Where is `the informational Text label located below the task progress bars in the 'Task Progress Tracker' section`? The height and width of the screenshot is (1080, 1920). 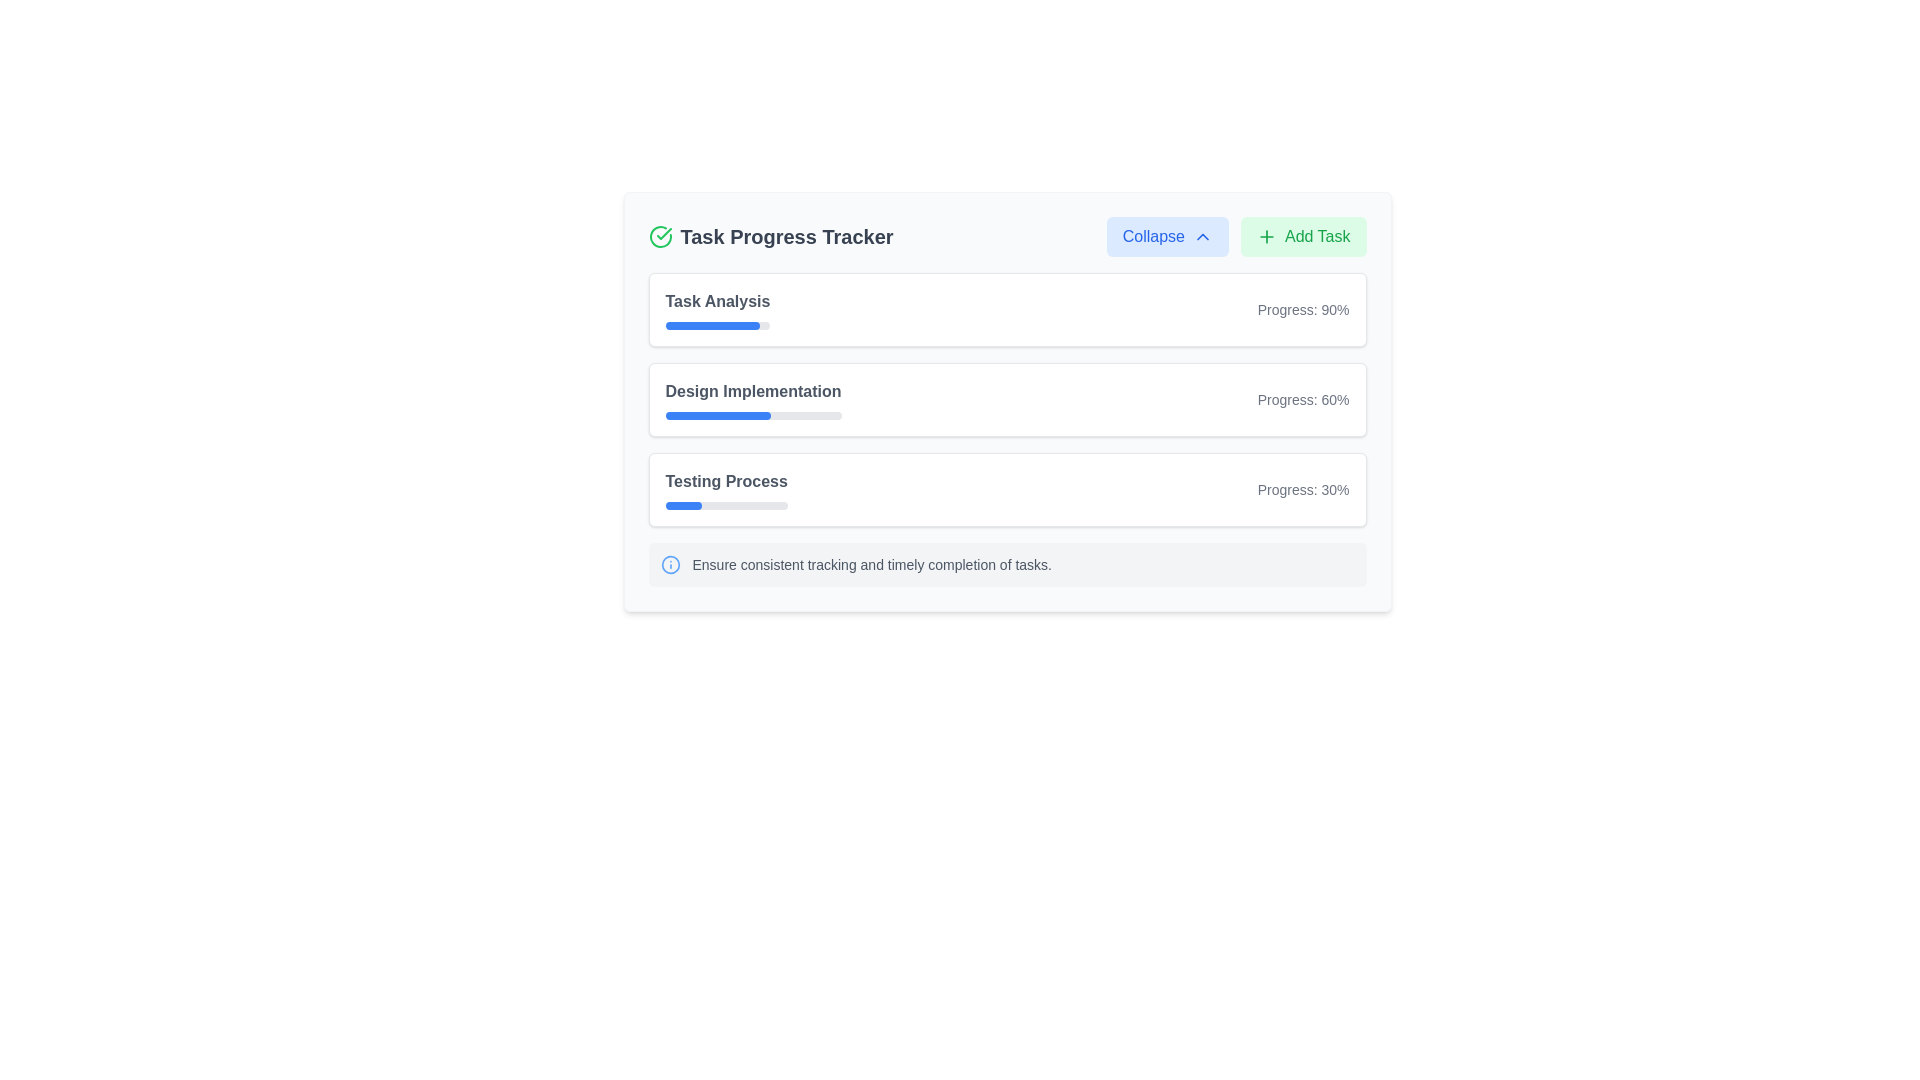 the informational Text label located below the task progress bars in the 'Task Progress Tracker' section is located at coordinates (872, 564).